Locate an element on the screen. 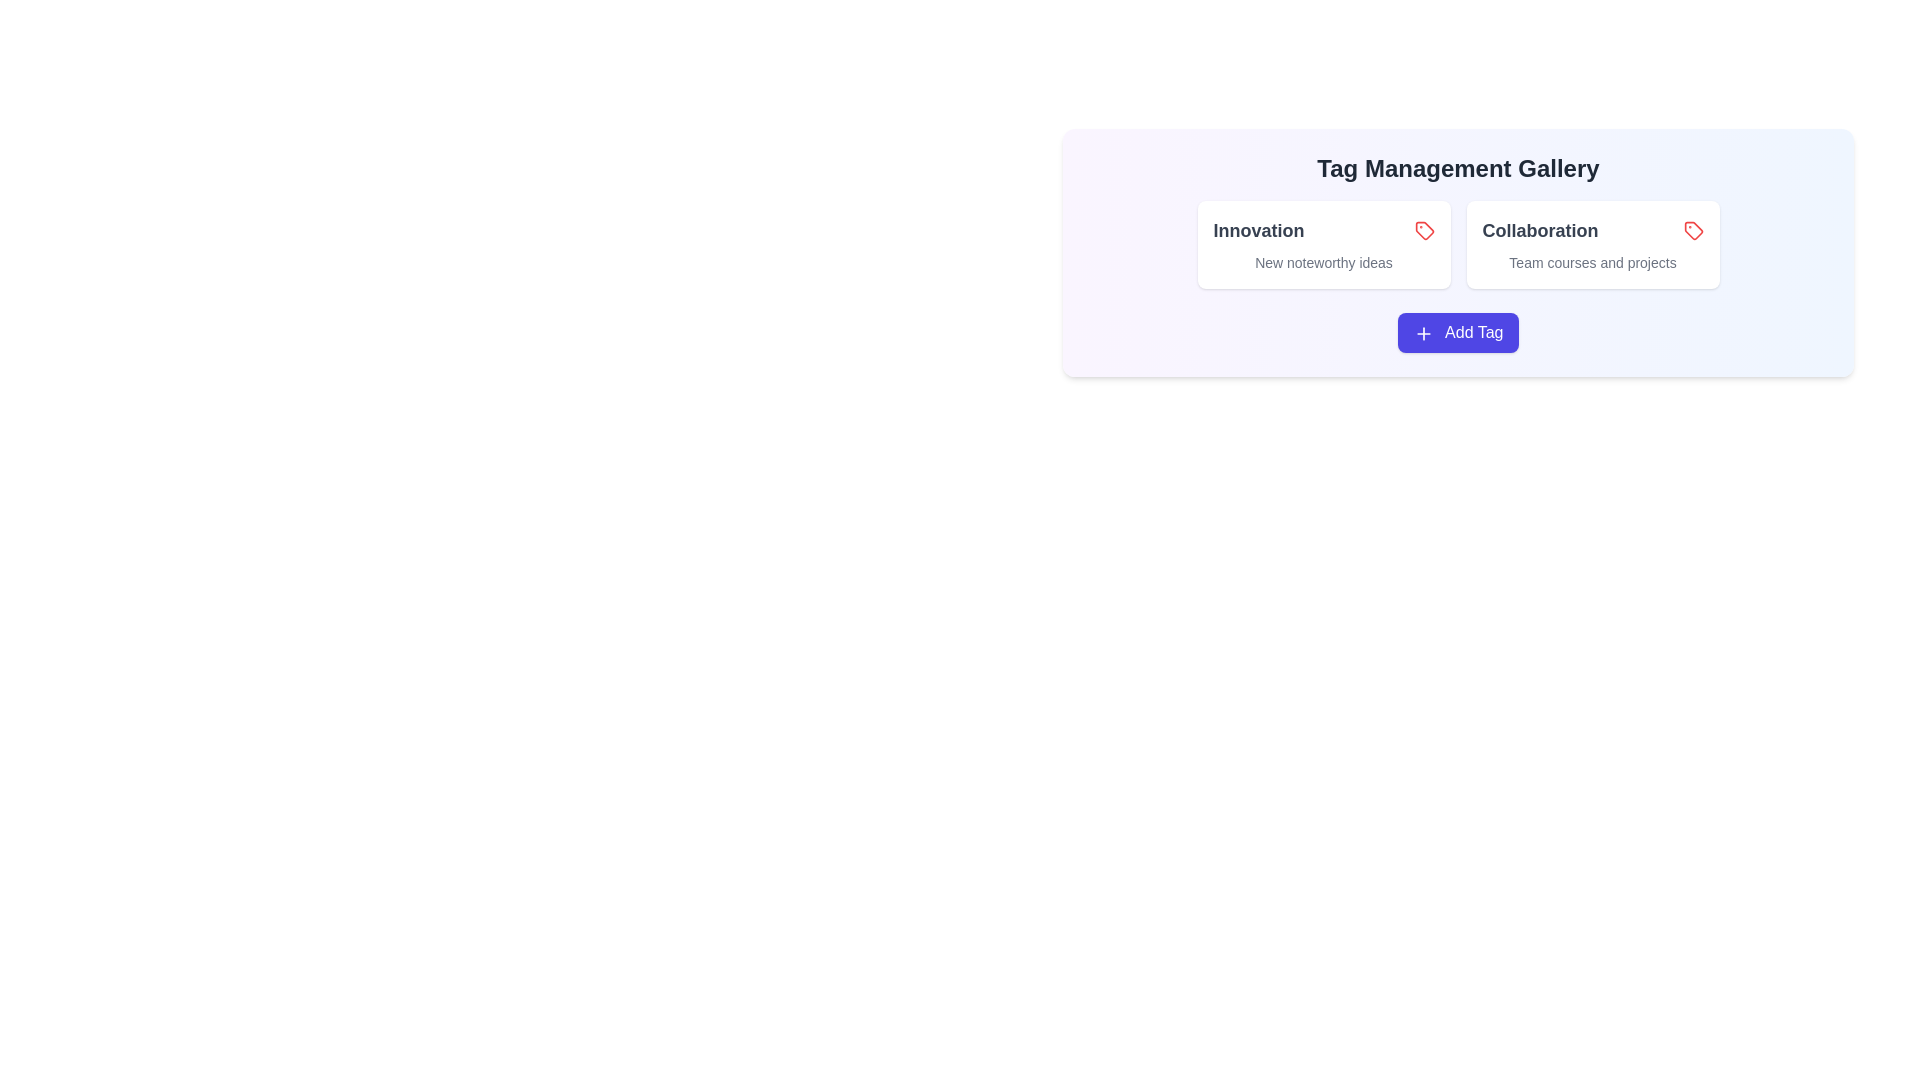 Image resolution: width=1920 pixels, height=1080 pixels. the categories labeled 'Innovation' and 'Collaboration' in the 'Tag Management Gallery' dashboard widget to view or manage details is located at coordinates (1458, 329).